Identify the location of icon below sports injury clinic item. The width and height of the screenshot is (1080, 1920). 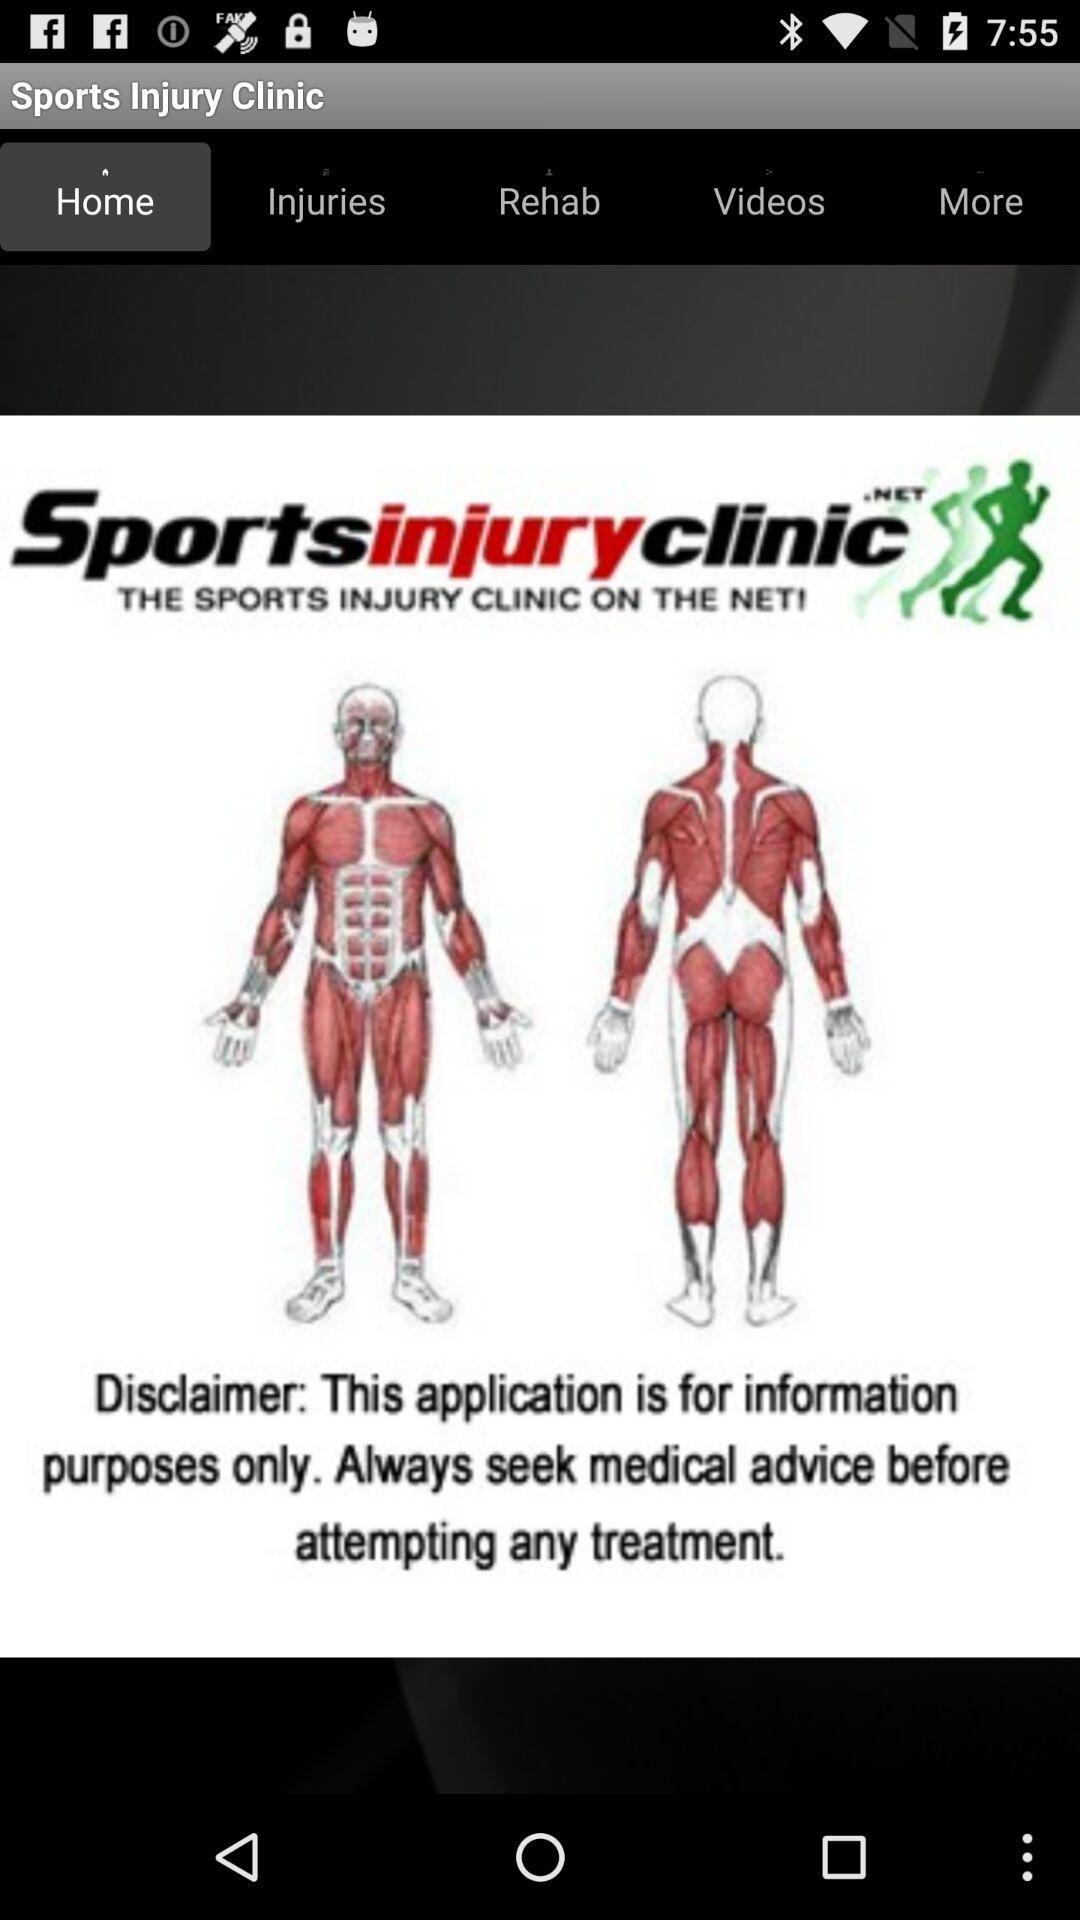
(105, 196).